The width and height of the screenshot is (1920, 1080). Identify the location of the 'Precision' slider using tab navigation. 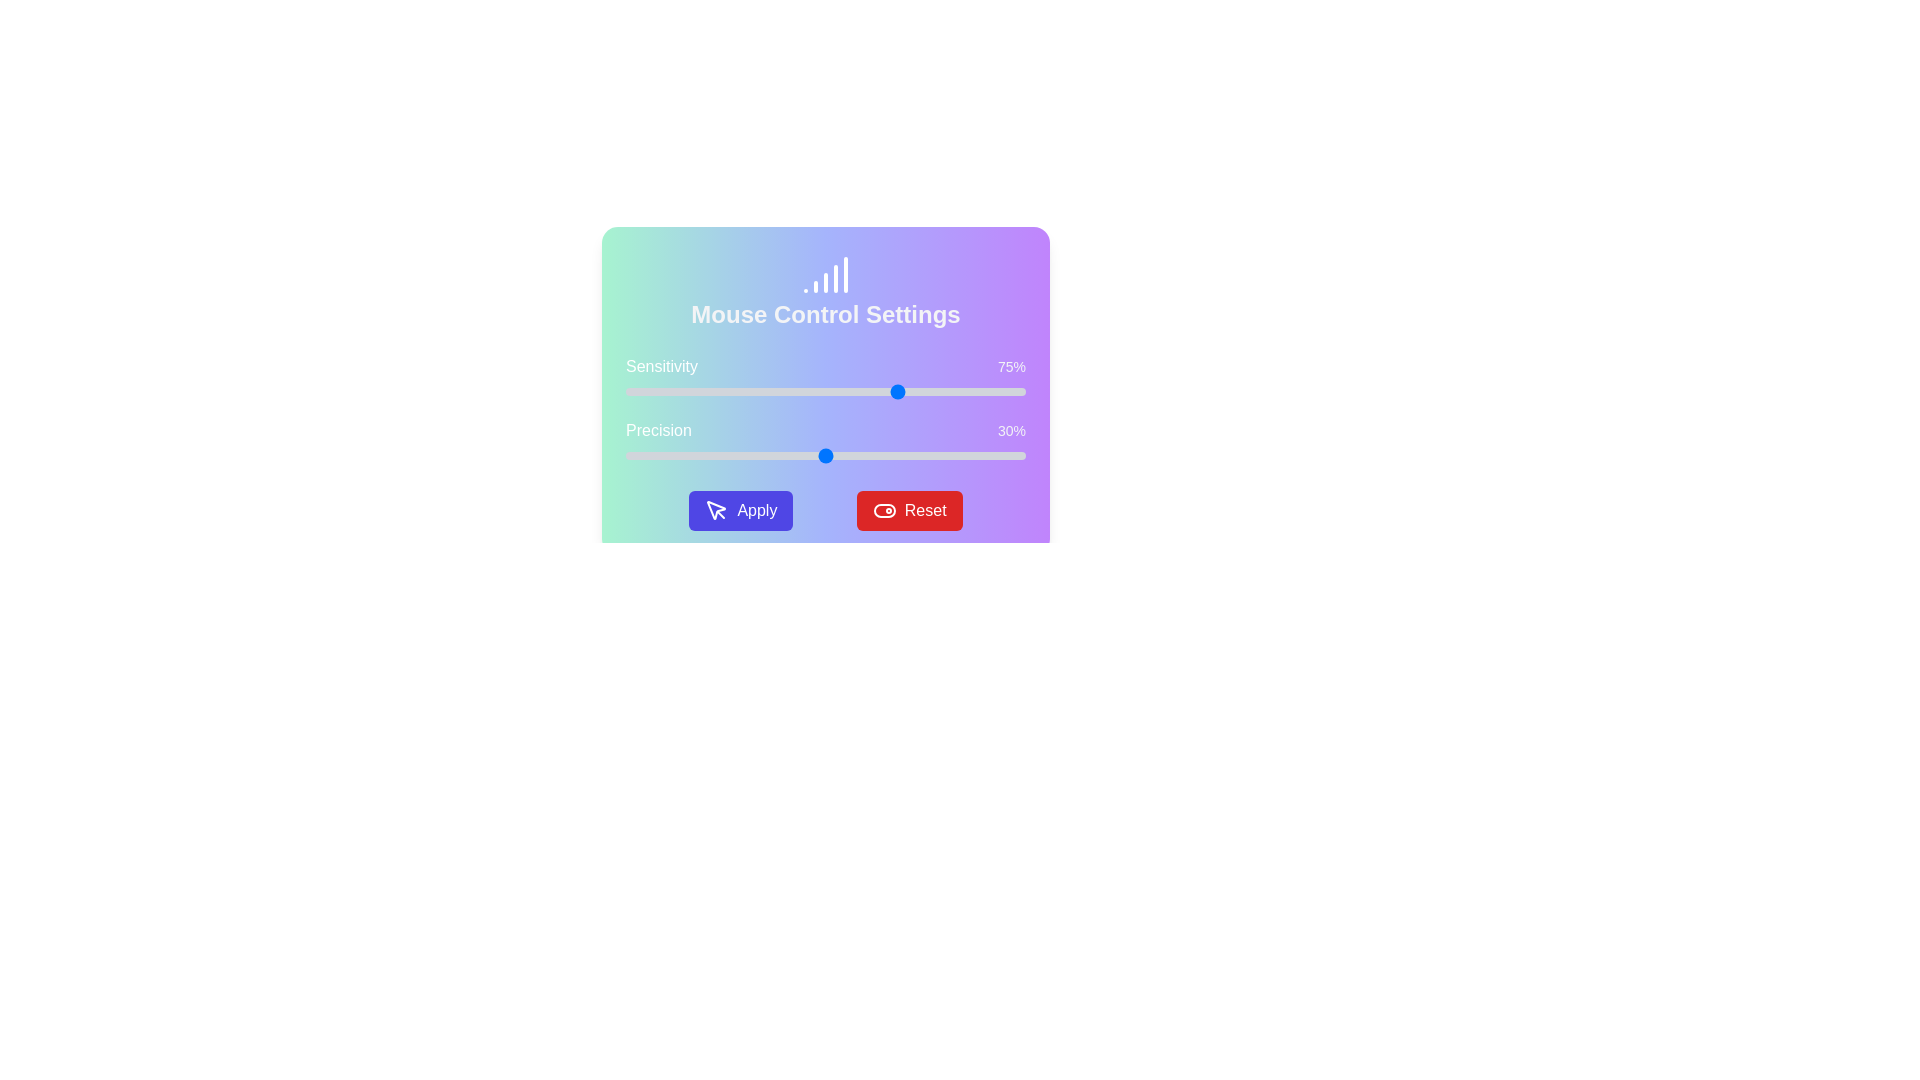
(825, 442).